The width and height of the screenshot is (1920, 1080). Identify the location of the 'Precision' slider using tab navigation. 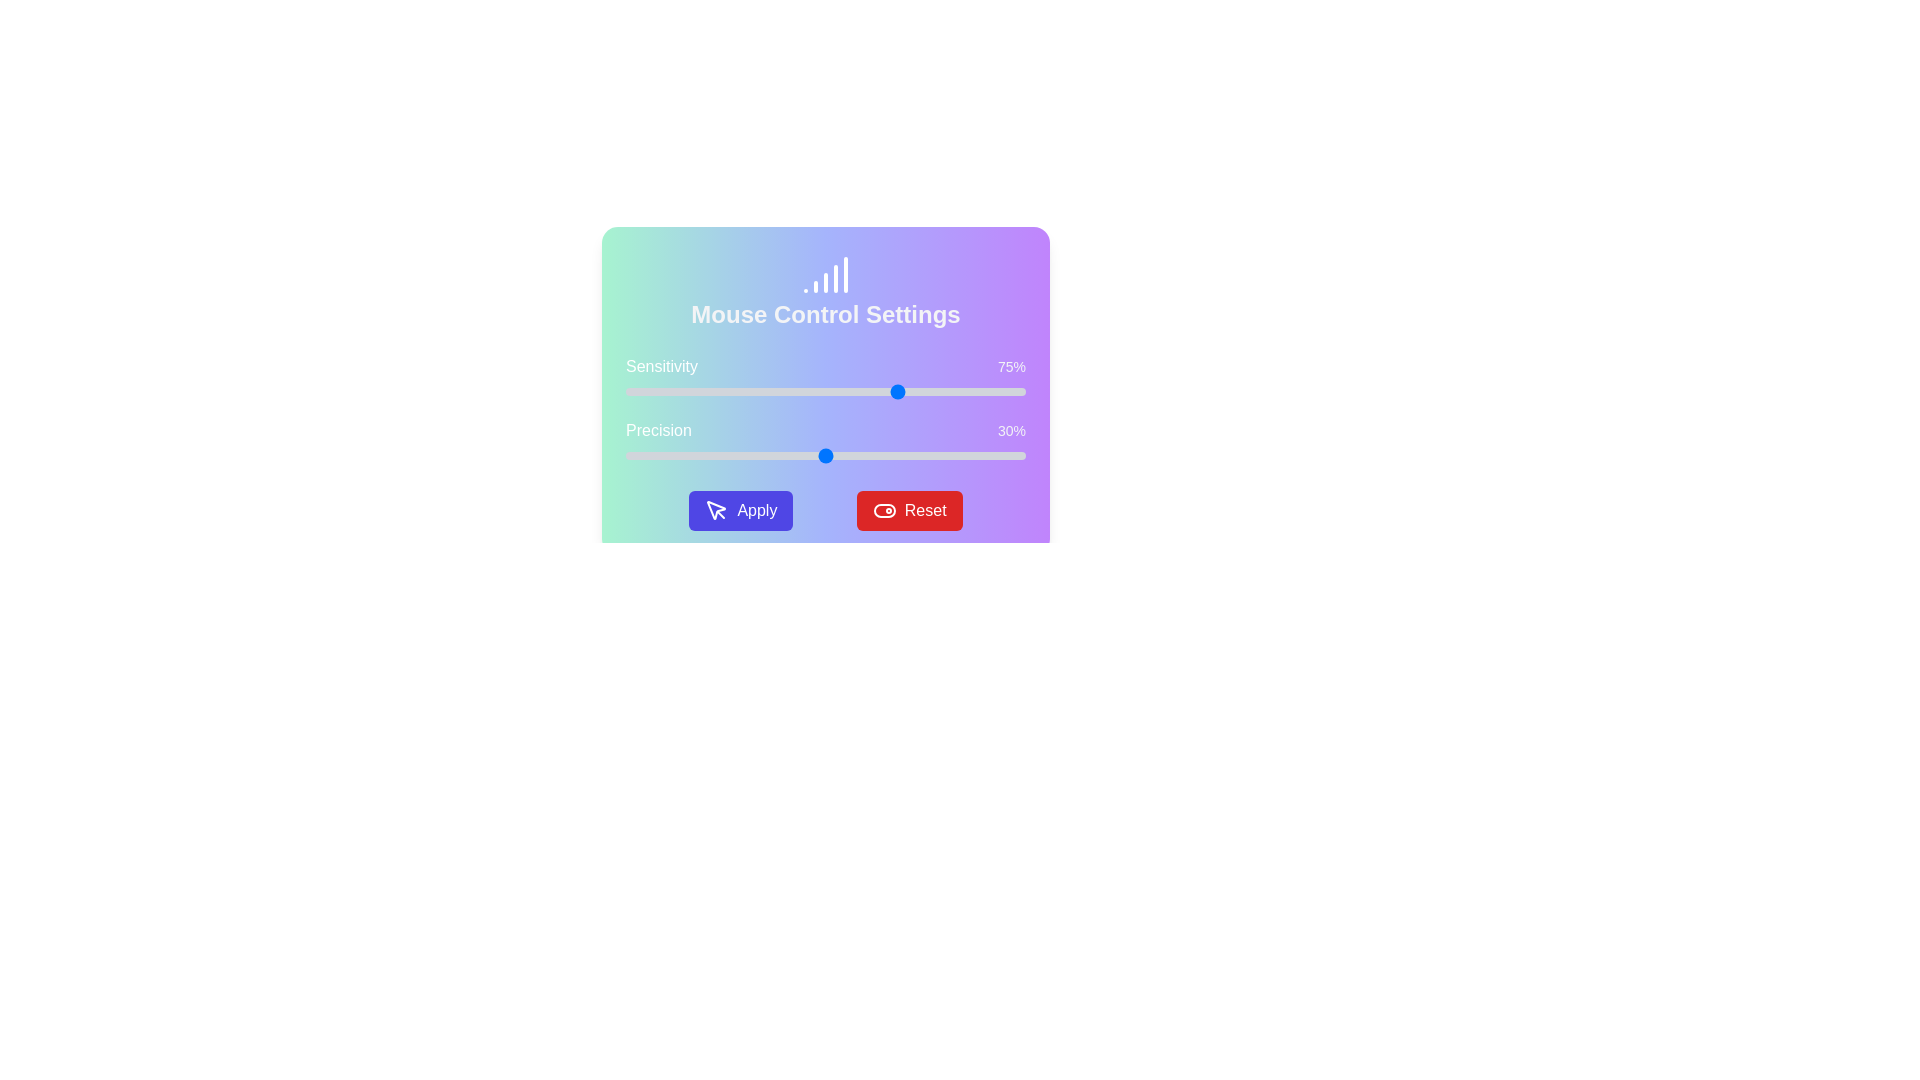
(825, 442).